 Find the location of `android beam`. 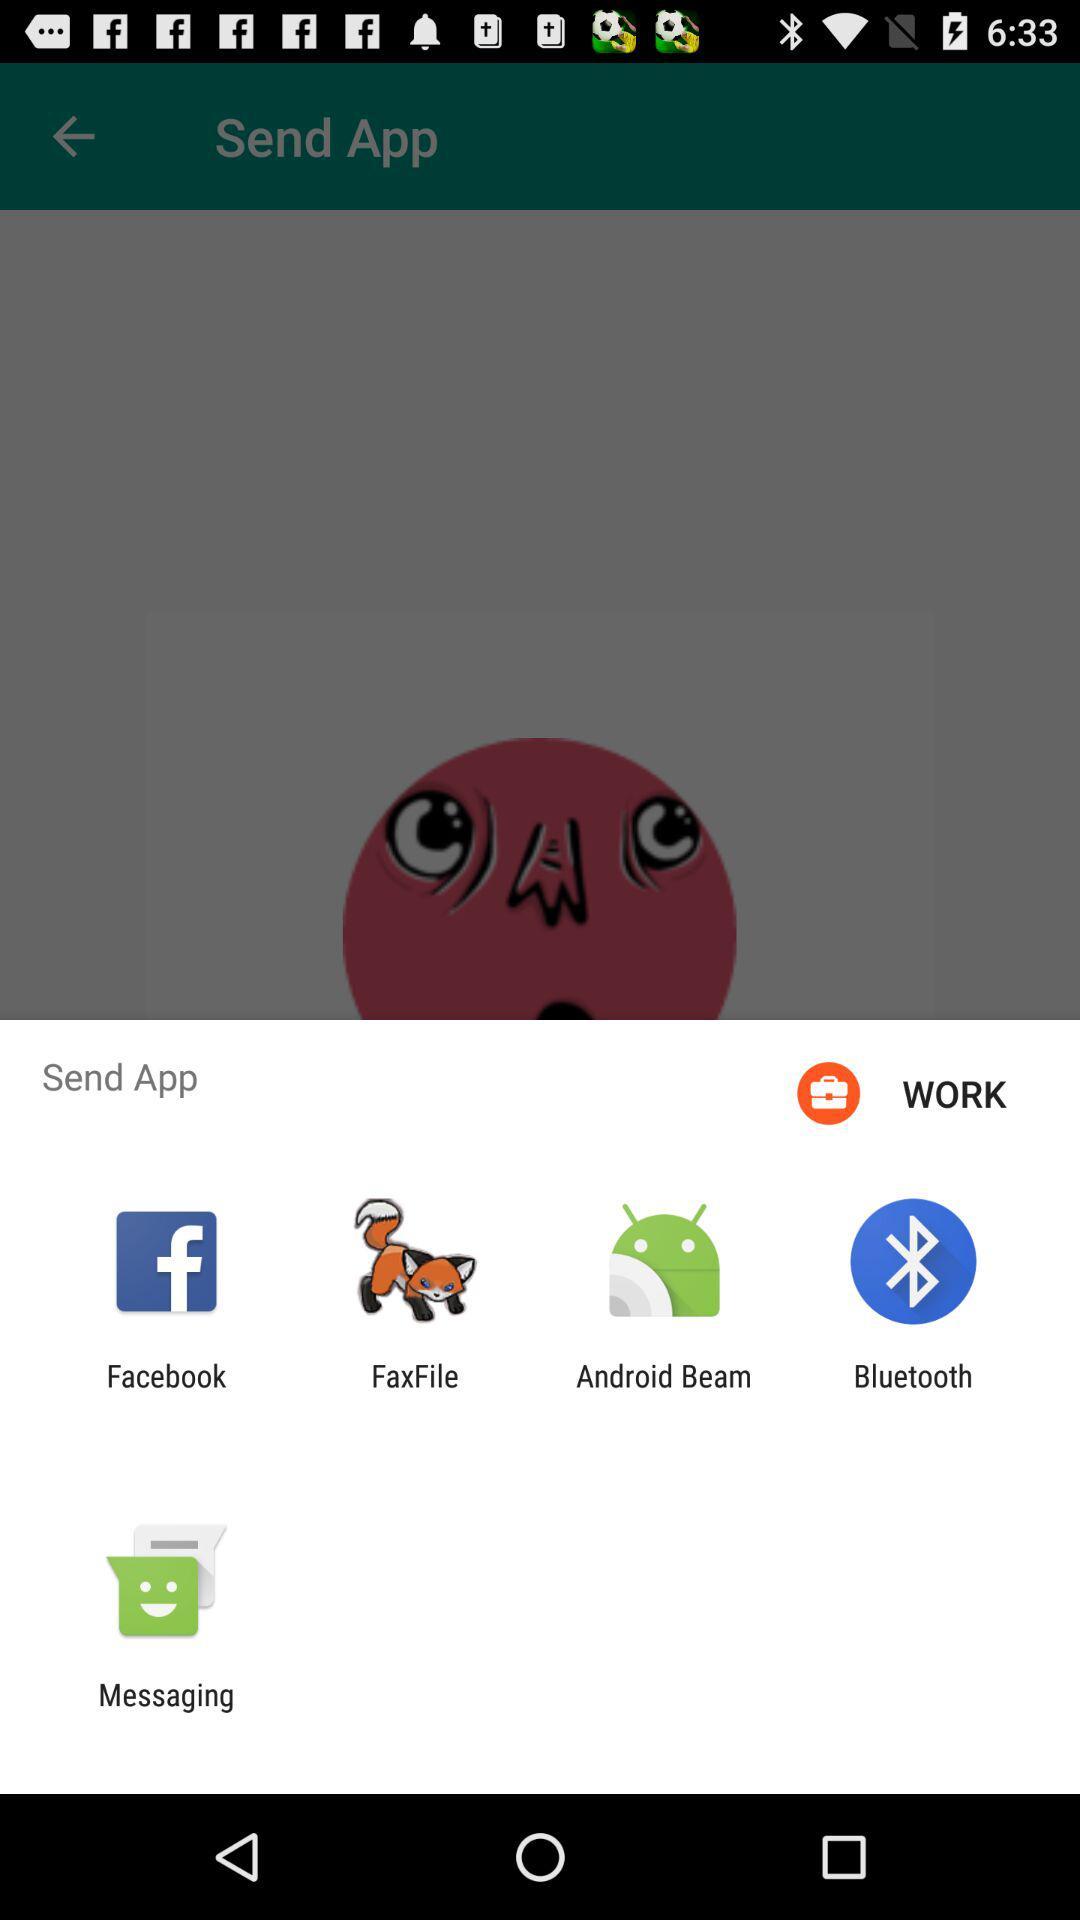

android beam is located at coordinates (664, 1392).